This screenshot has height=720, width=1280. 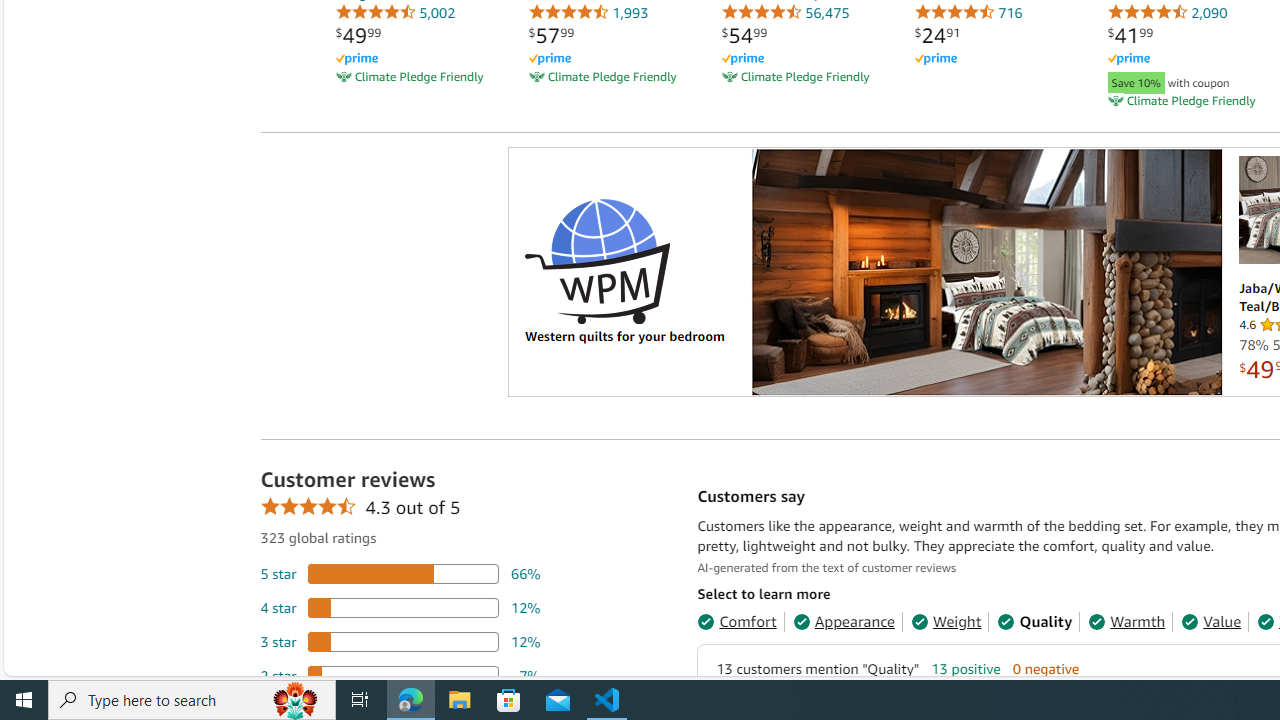 What do you see at coordinates (743, 35) in the screenshot?
I see `'$54.99'` at bounding box center [743, 35].